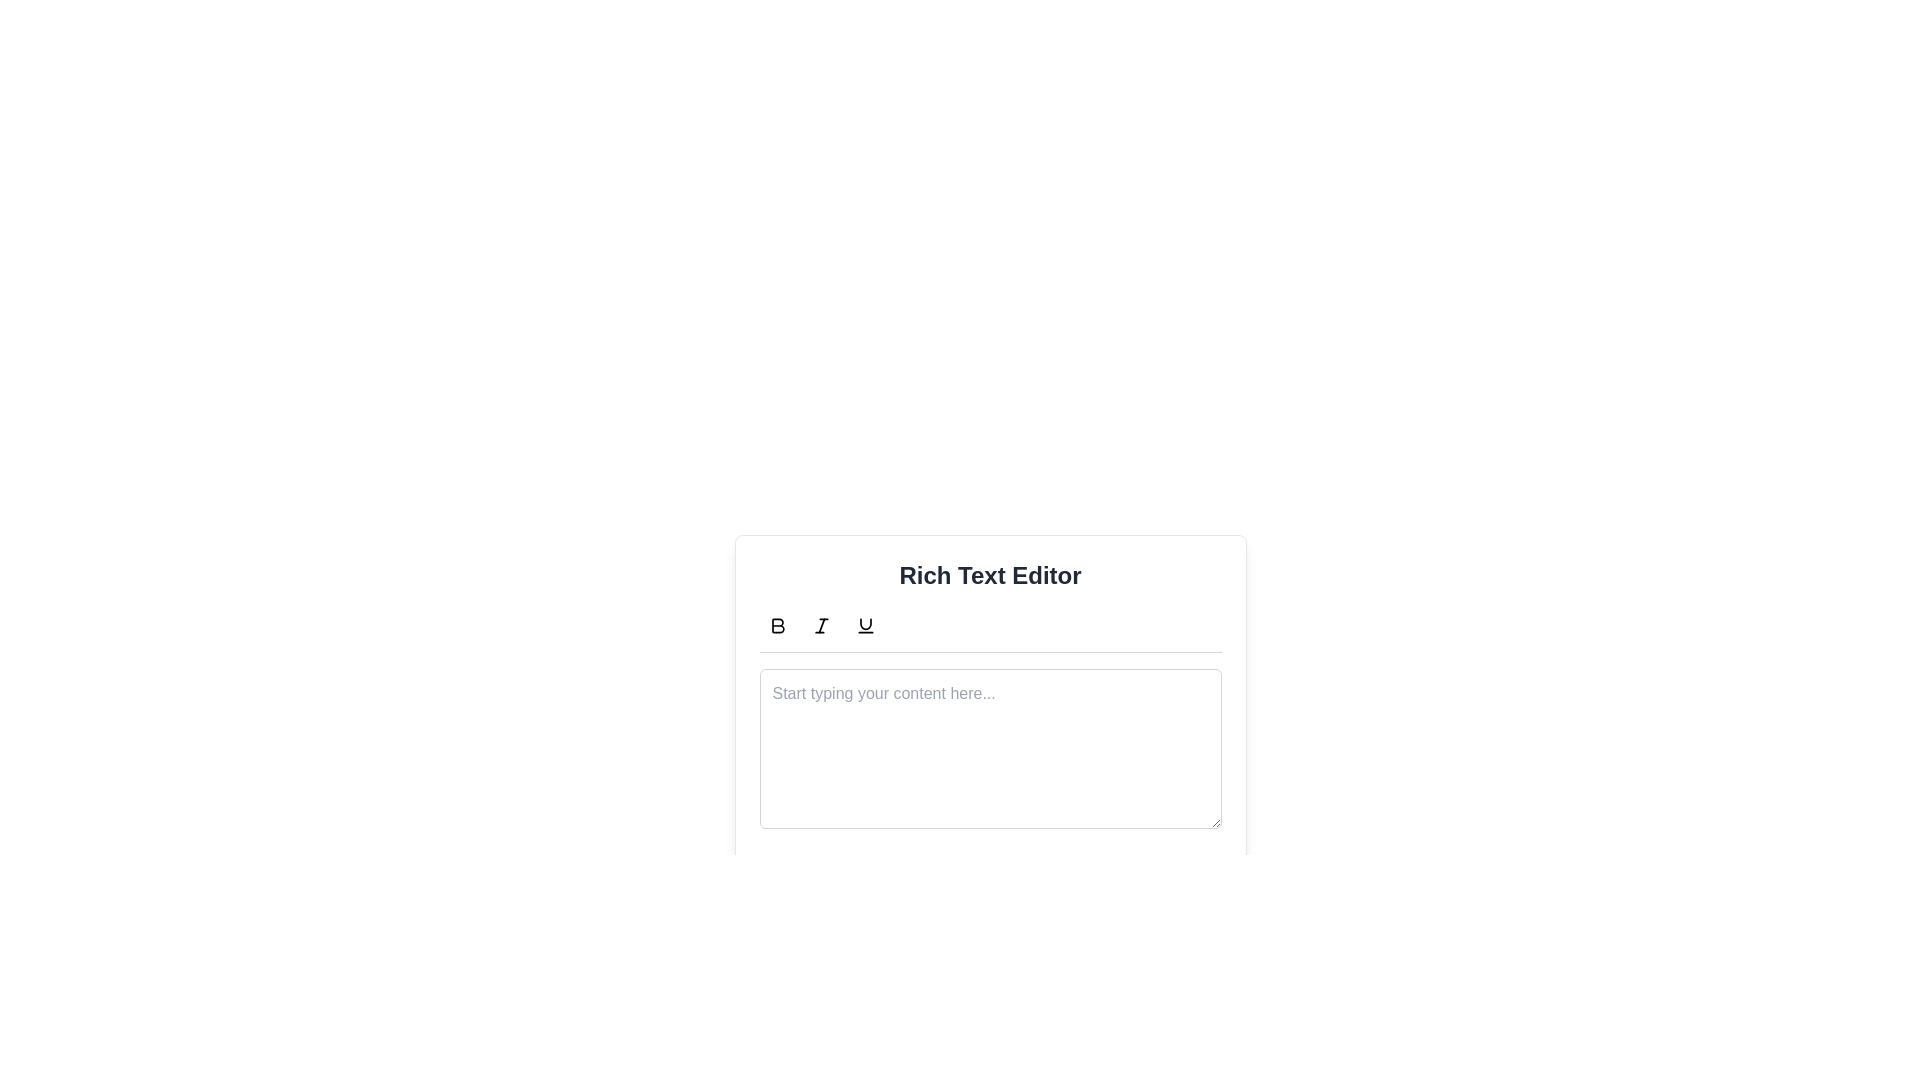  Describe the element at coordinates (821, 624) in the screenshot. I see `the circular button with a black italicized 'I' symbol` at that location.